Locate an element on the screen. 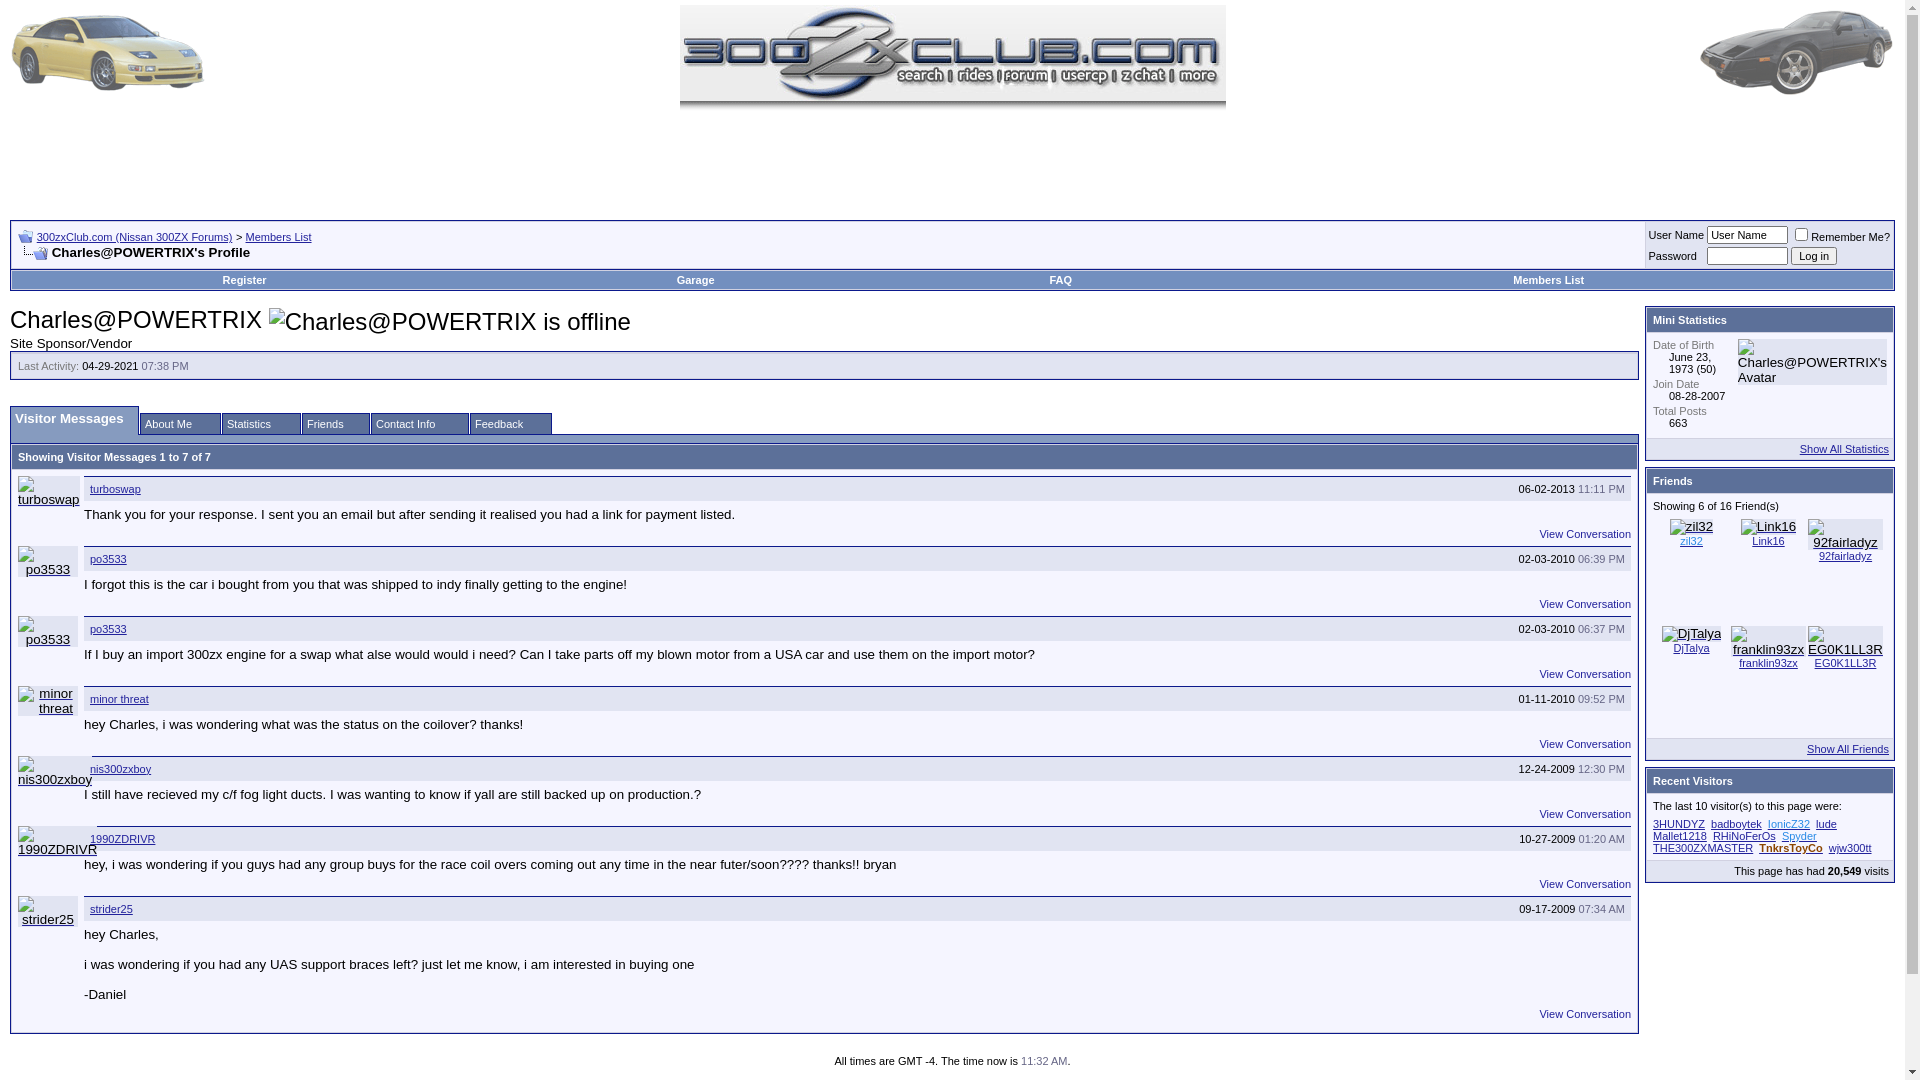 This screenshot has height=1080, width=1920. 'minor threat' is located at coordinates (48, 700).